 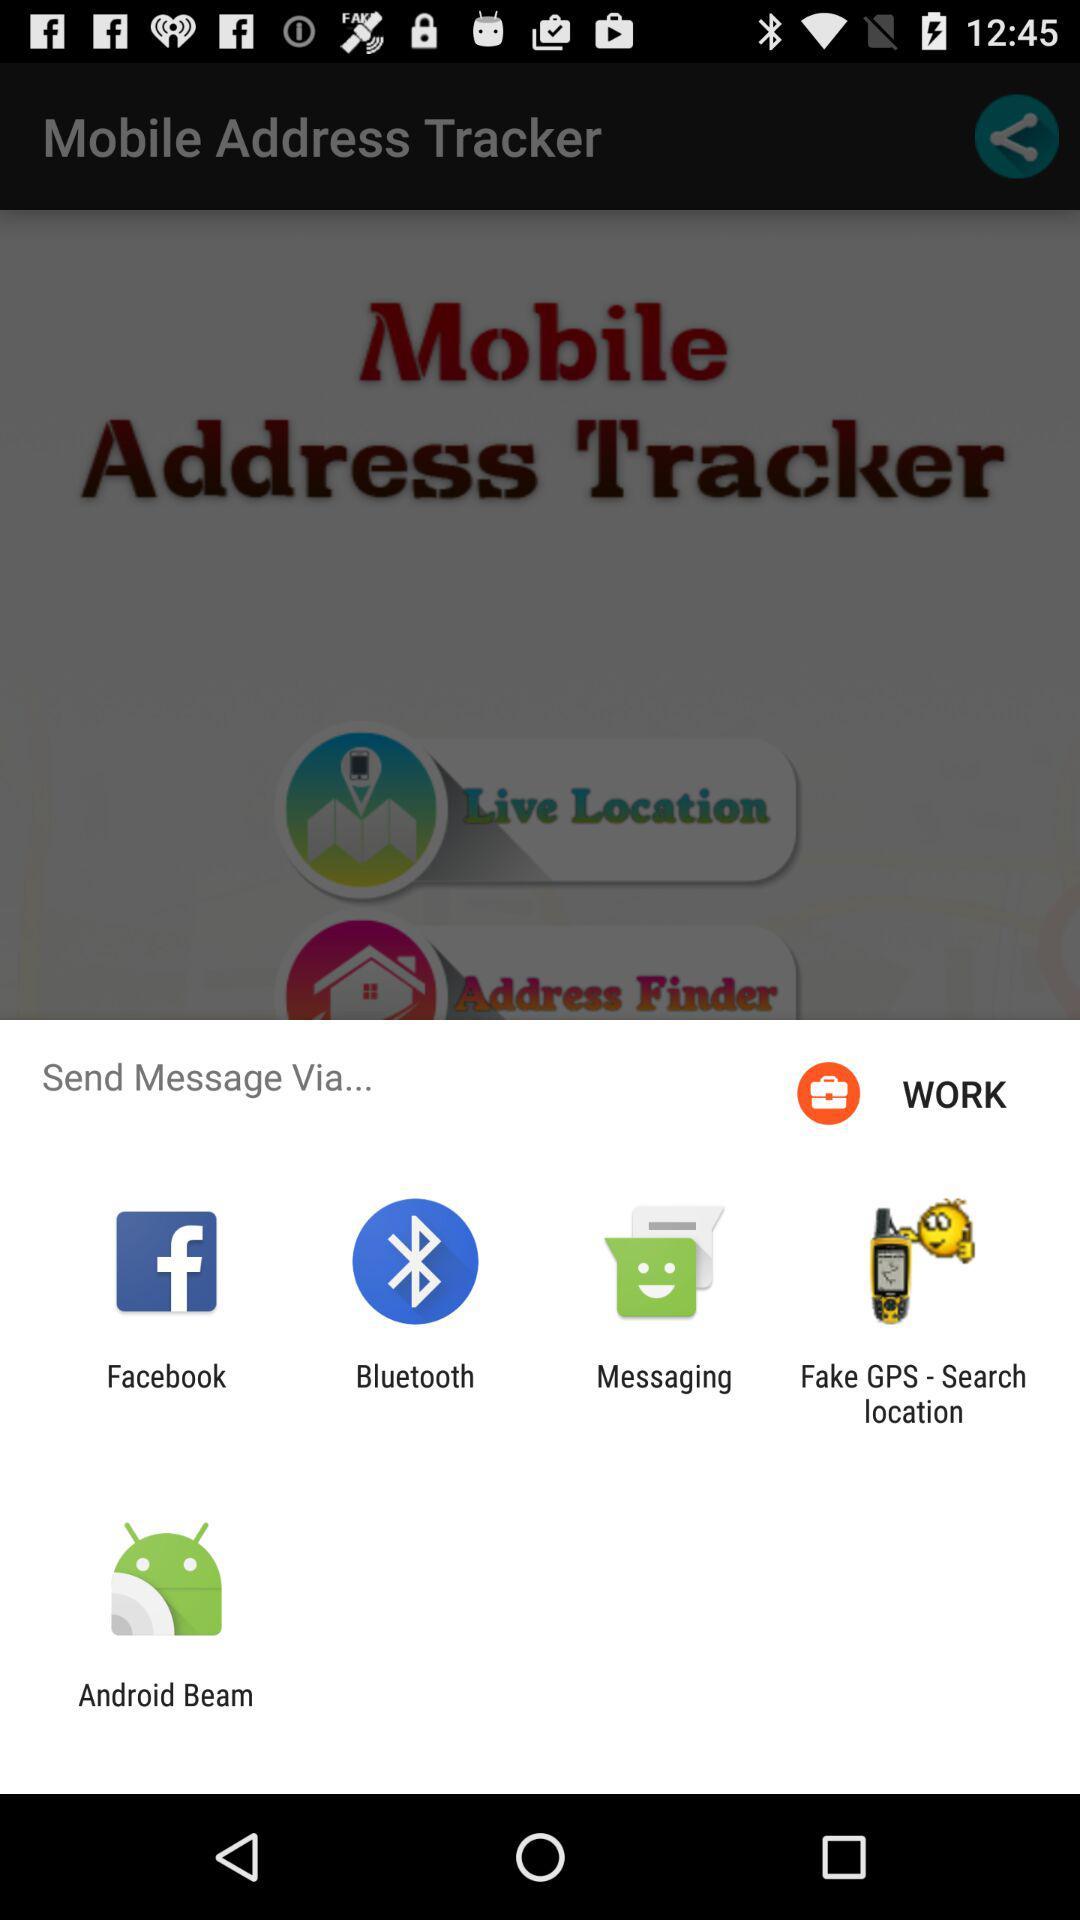 I want to click on app next to the bluetooth icon, so click(x=664, y=1392).